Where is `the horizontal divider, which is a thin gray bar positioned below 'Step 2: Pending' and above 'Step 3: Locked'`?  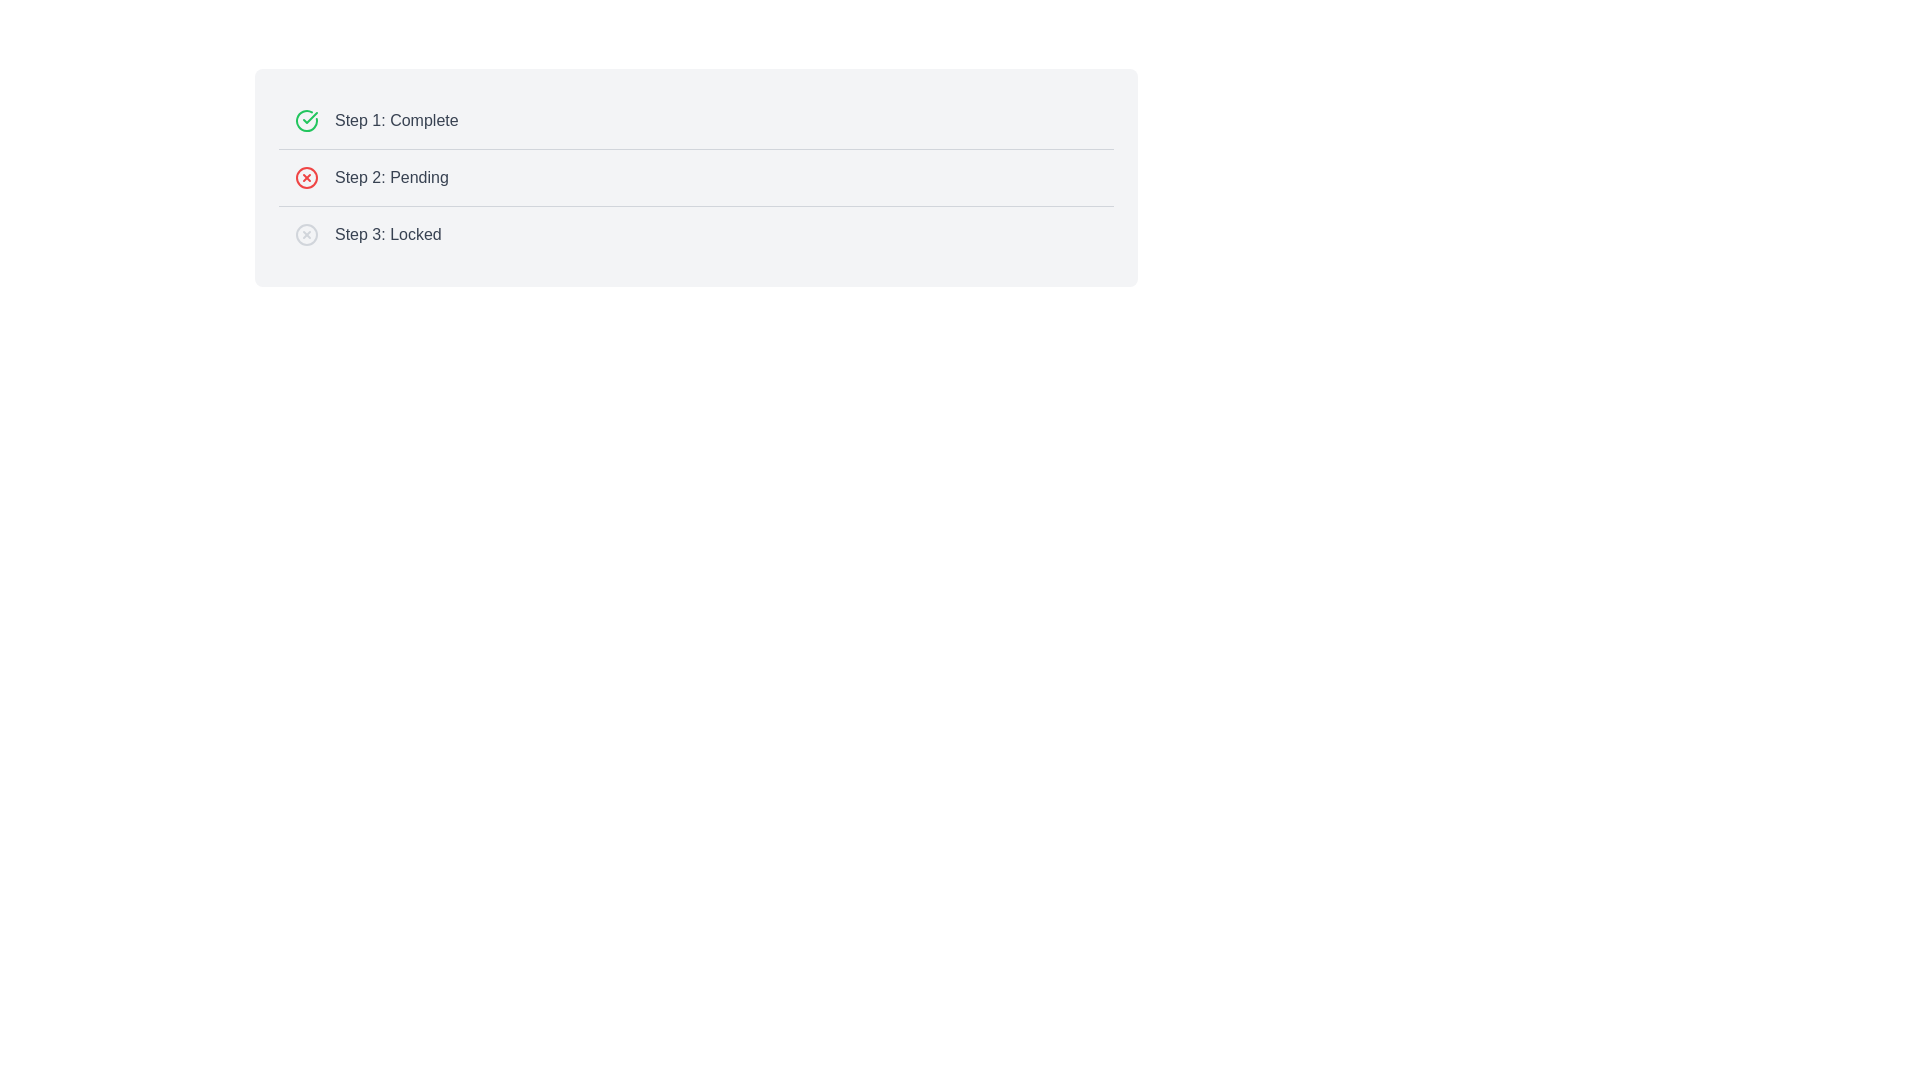 the horizontal divider, which is a thin gray bar positioned below 'Step 2: Pending' and above 'Step 3: Locked' is located at coordinates (696, 206).